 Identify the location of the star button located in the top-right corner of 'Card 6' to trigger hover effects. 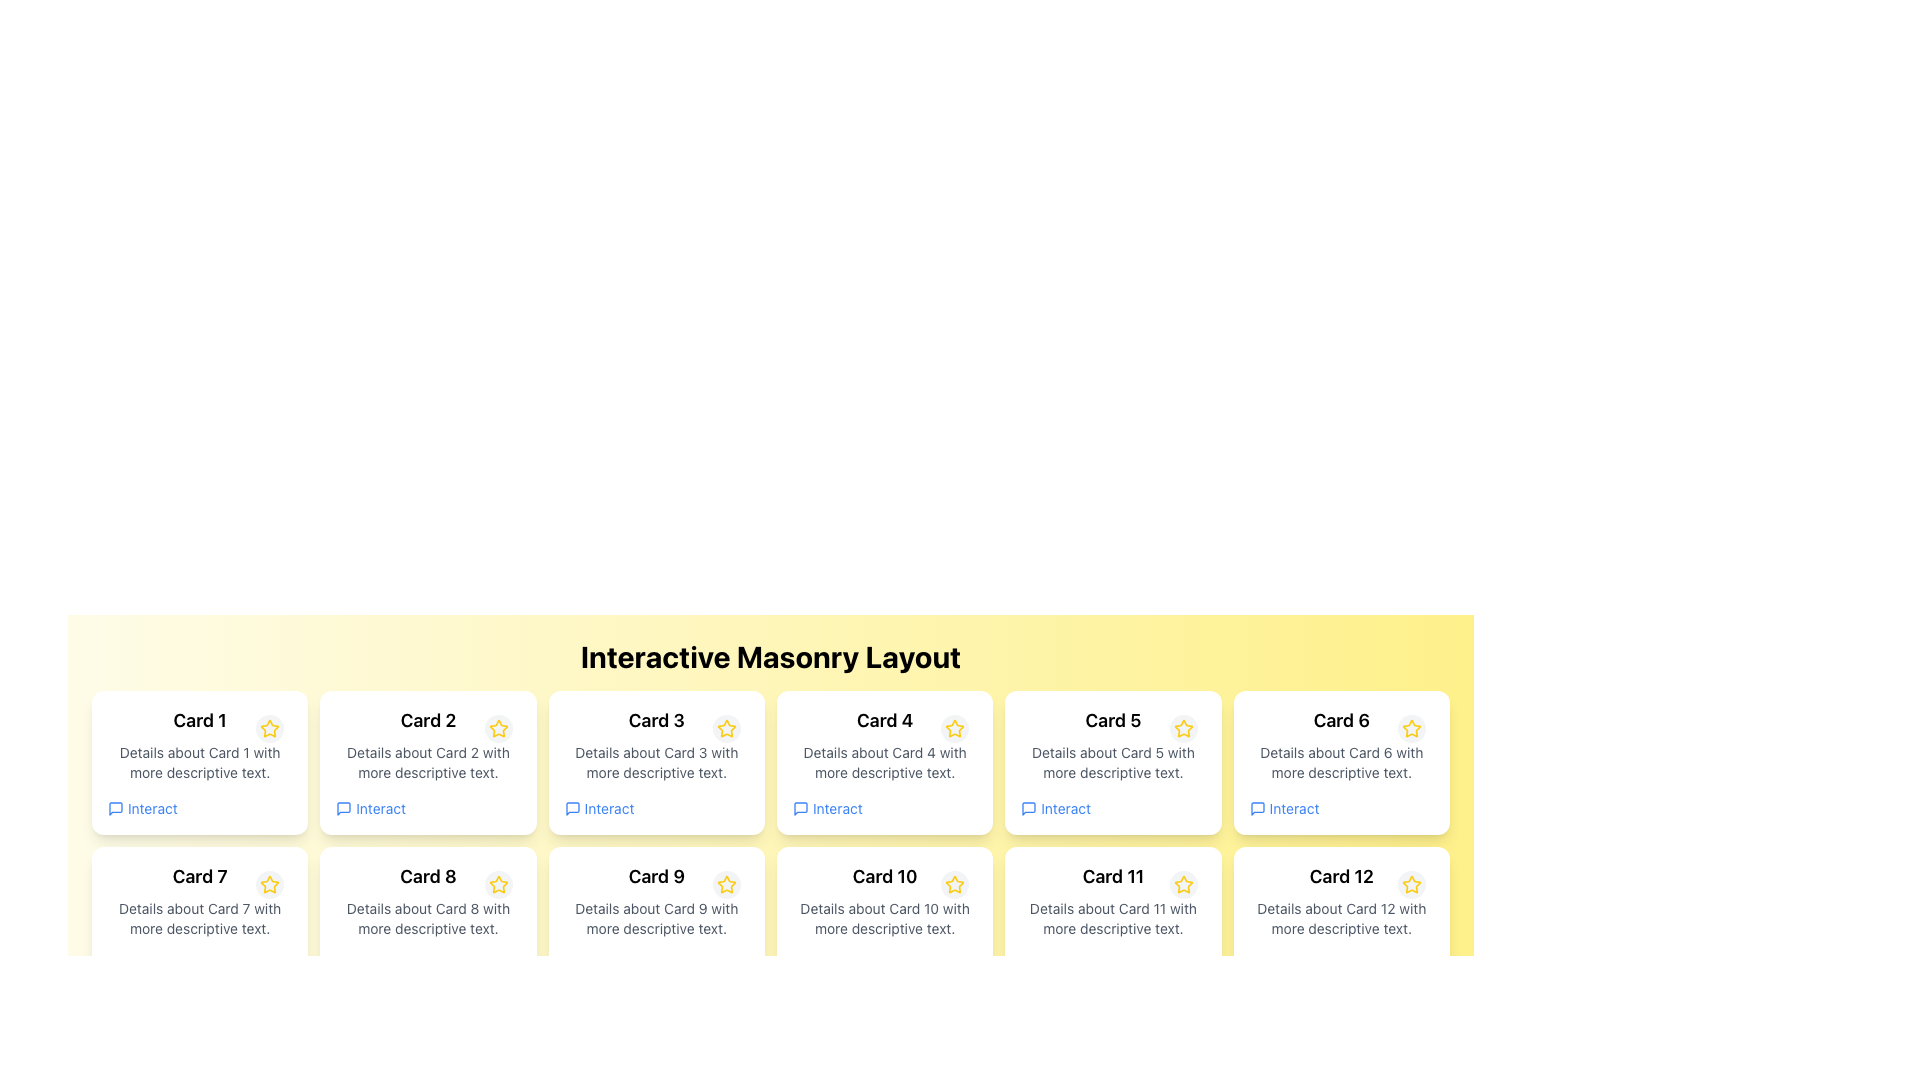
(1410, 729).